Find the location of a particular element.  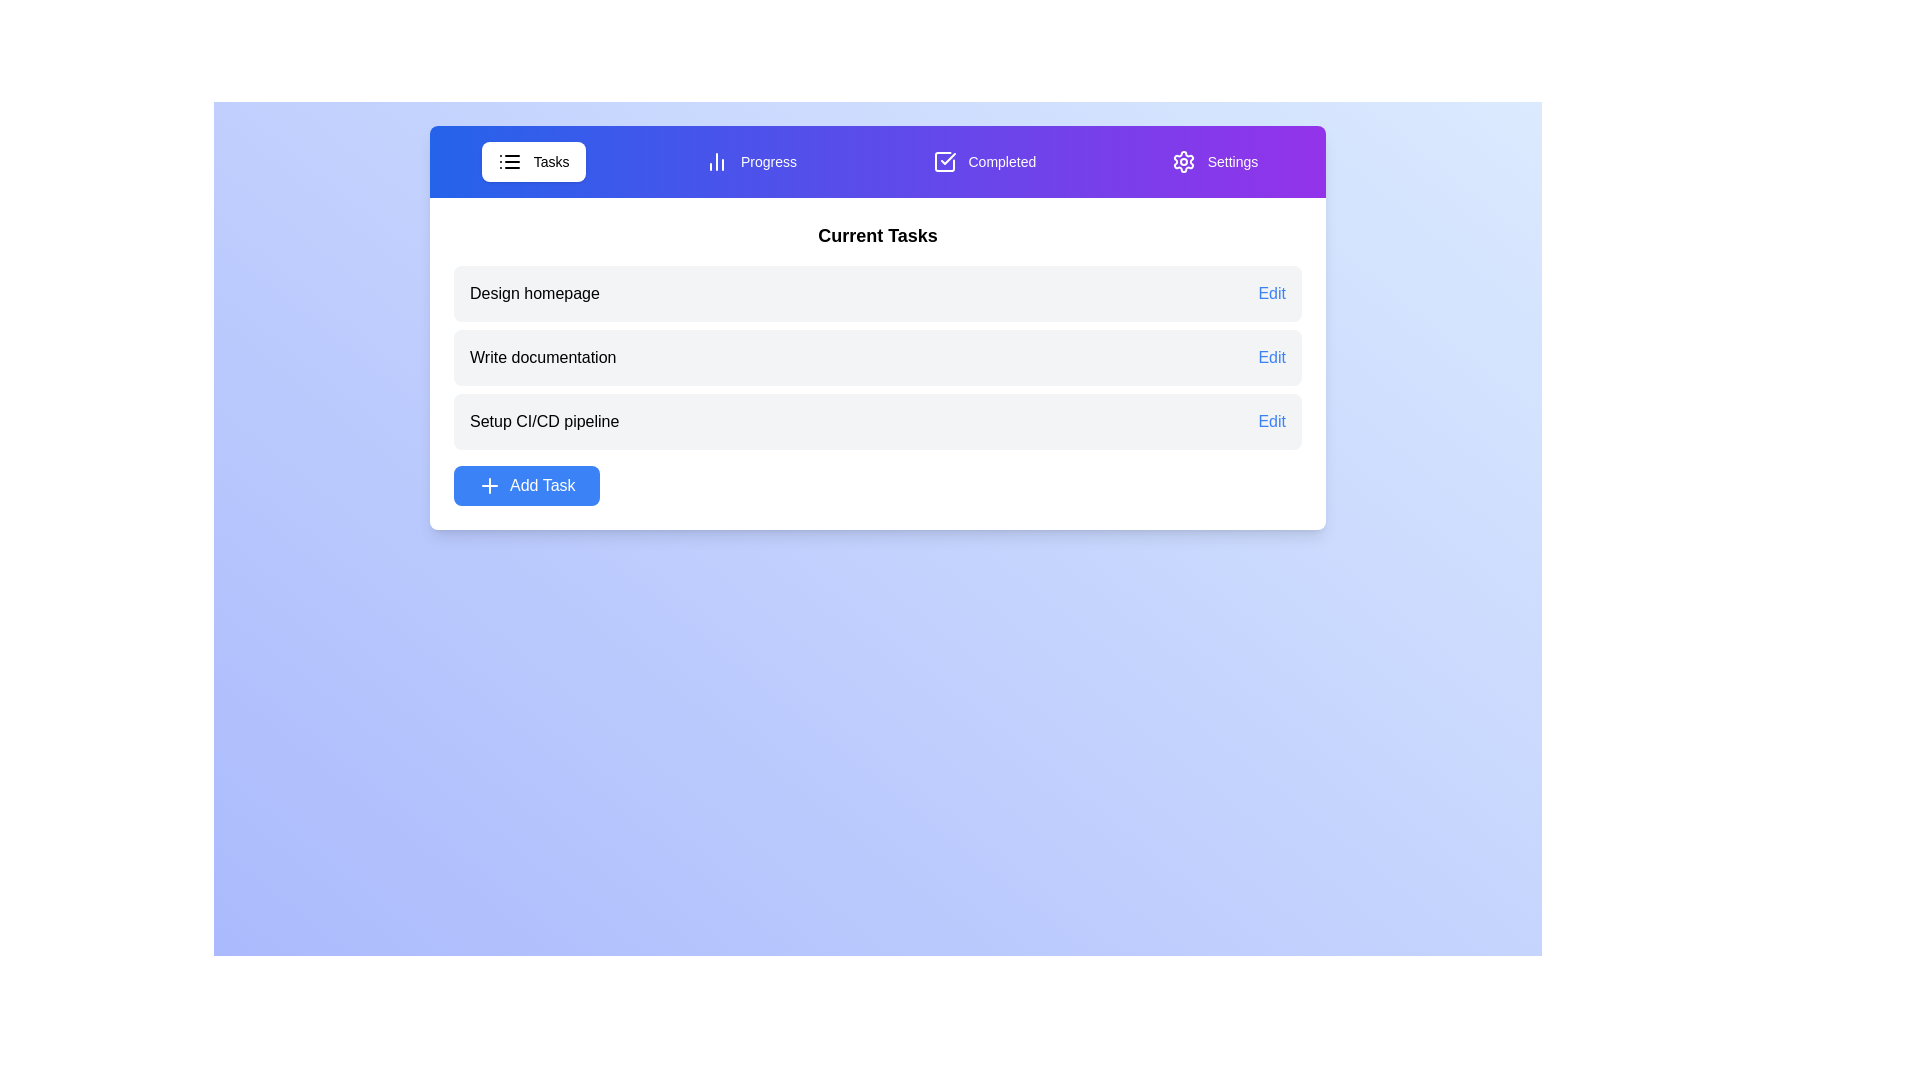

the checkmark icon located in the 'Completed' tab of the top navigation bar, which is styled with a minimalistic design is located at coordinates (943, 161).